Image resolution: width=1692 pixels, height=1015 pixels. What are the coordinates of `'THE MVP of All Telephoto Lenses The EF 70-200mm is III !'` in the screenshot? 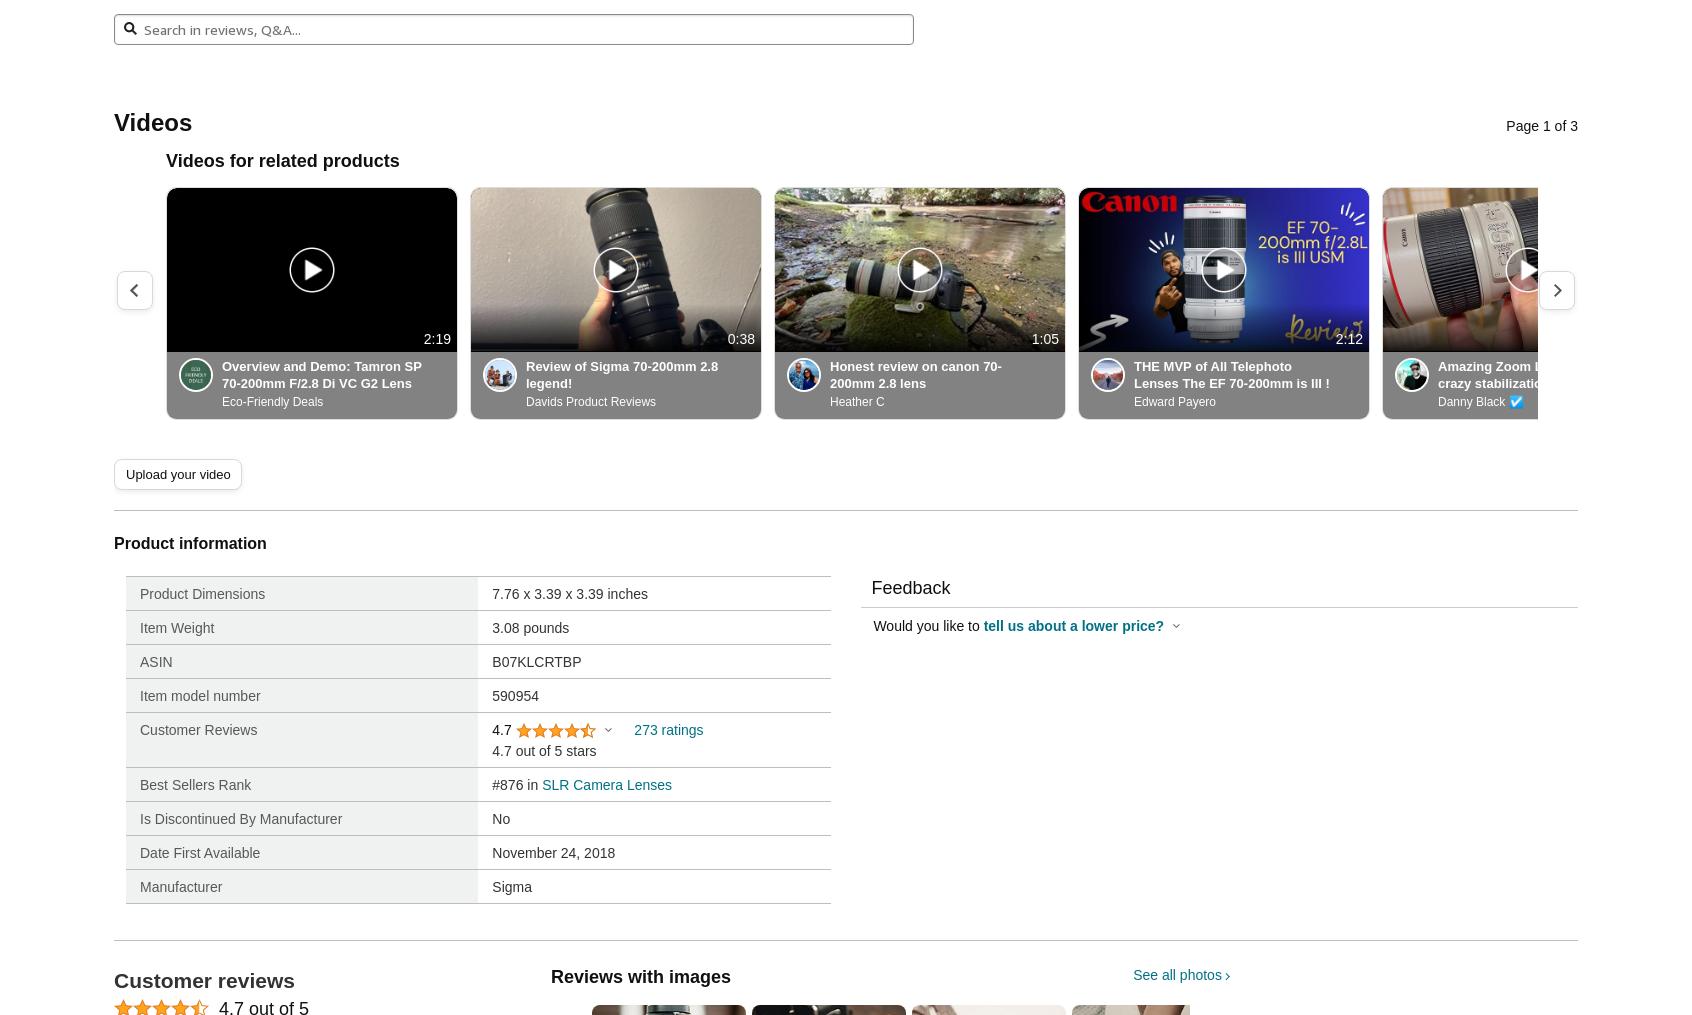 It's located at (1231, 374).